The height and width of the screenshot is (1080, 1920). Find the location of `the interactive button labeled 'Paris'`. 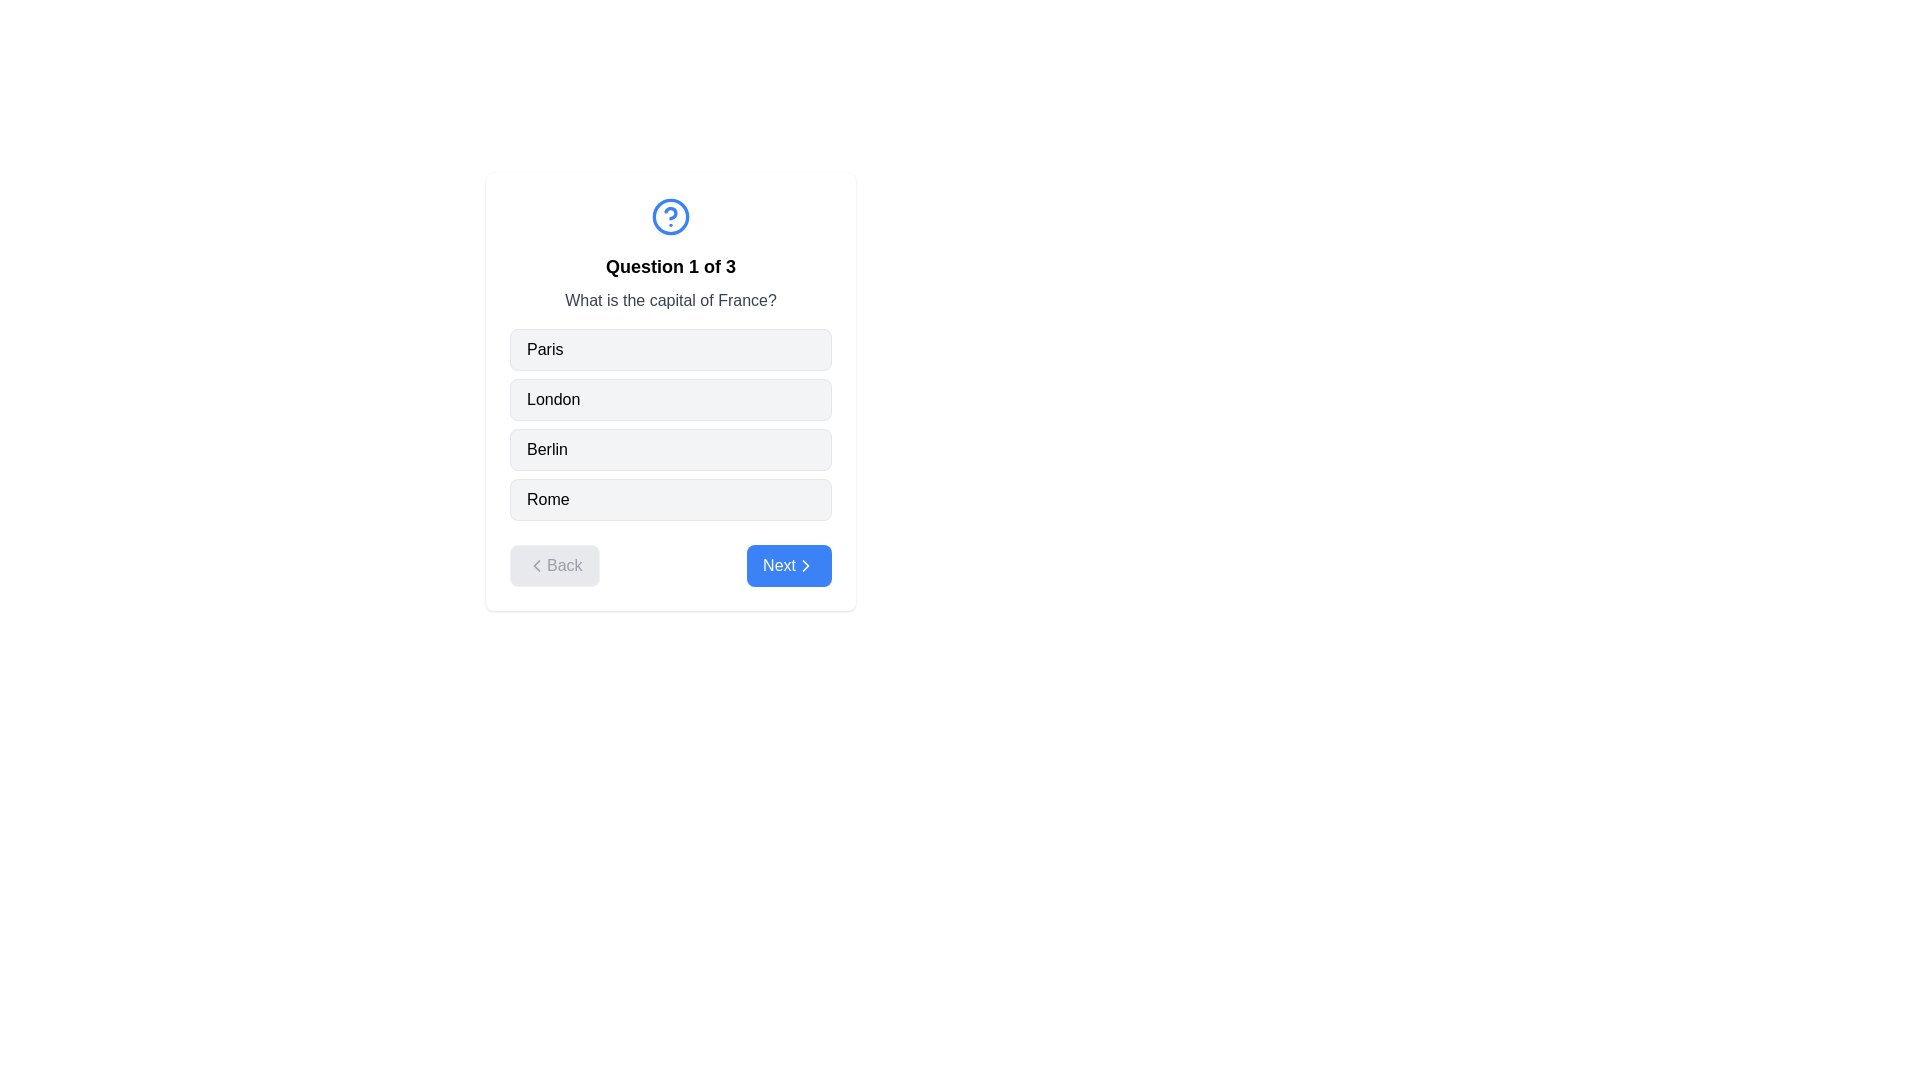

the interactive button labeled 'Paris' is located at coordinates (545, 349).